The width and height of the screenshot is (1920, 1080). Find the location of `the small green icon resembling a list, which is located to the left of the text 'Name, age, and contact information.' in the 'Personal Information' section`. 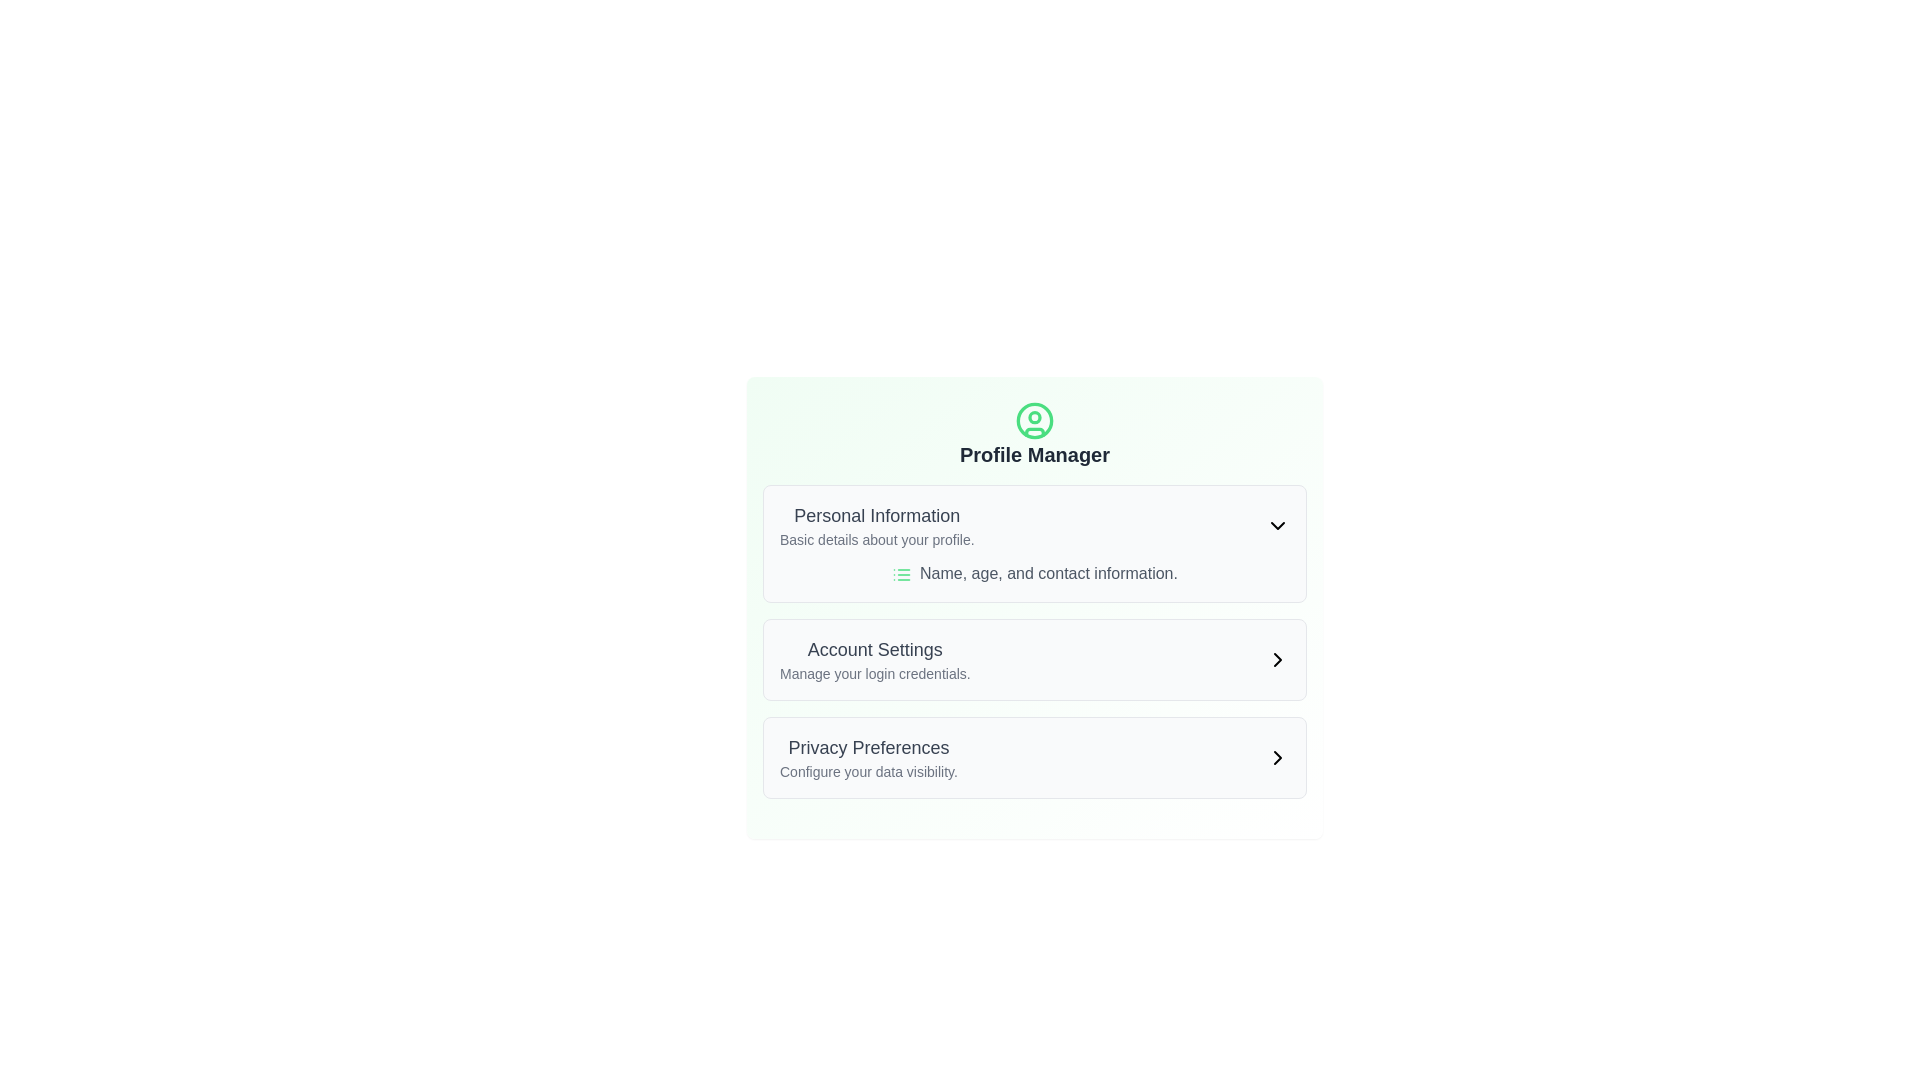

the small green icon resembling a list, which is located to the left of the text 'Name, age, and contact information.' in the 'Personal Information' section is located at coordinates (901, 574).